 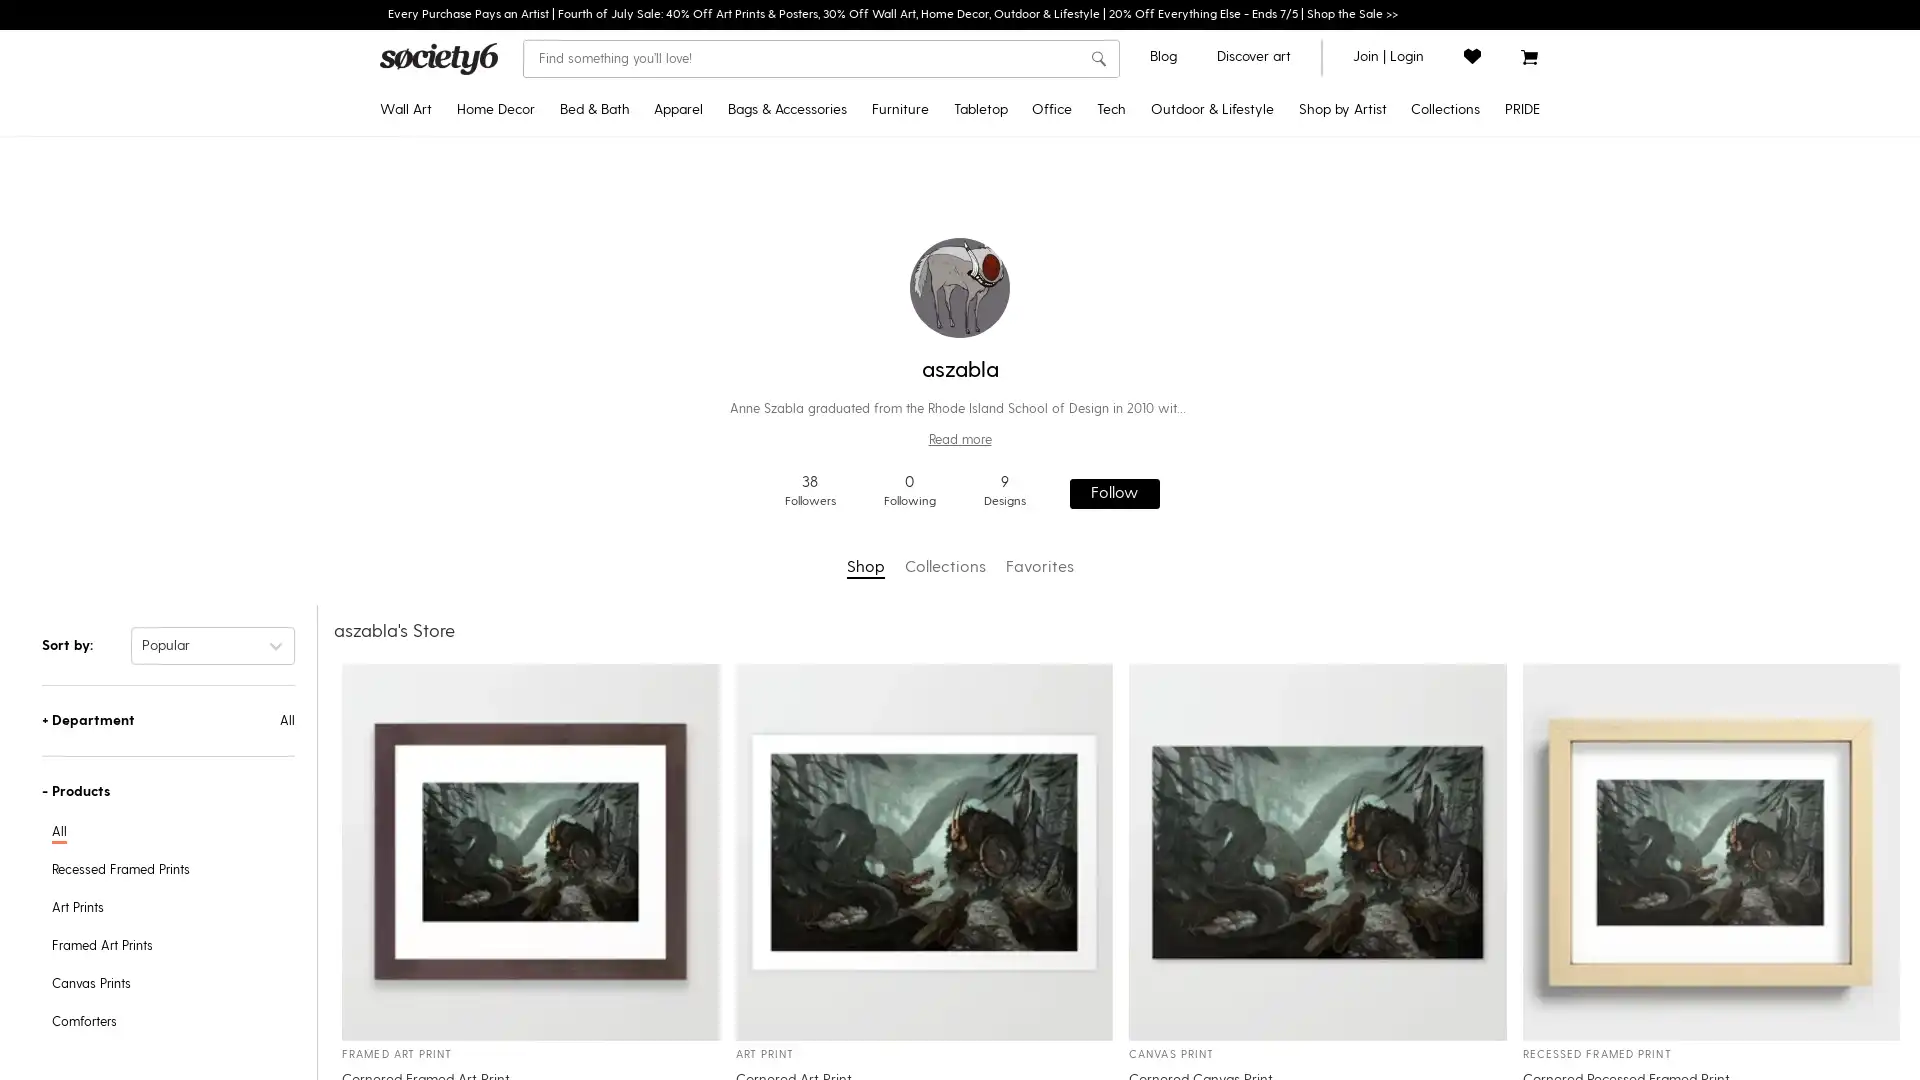 What do you see at coordinates (1371, 225) in the screenshot?
I see `2022 Home Decor Guide` at bounding box center [1371, 225].